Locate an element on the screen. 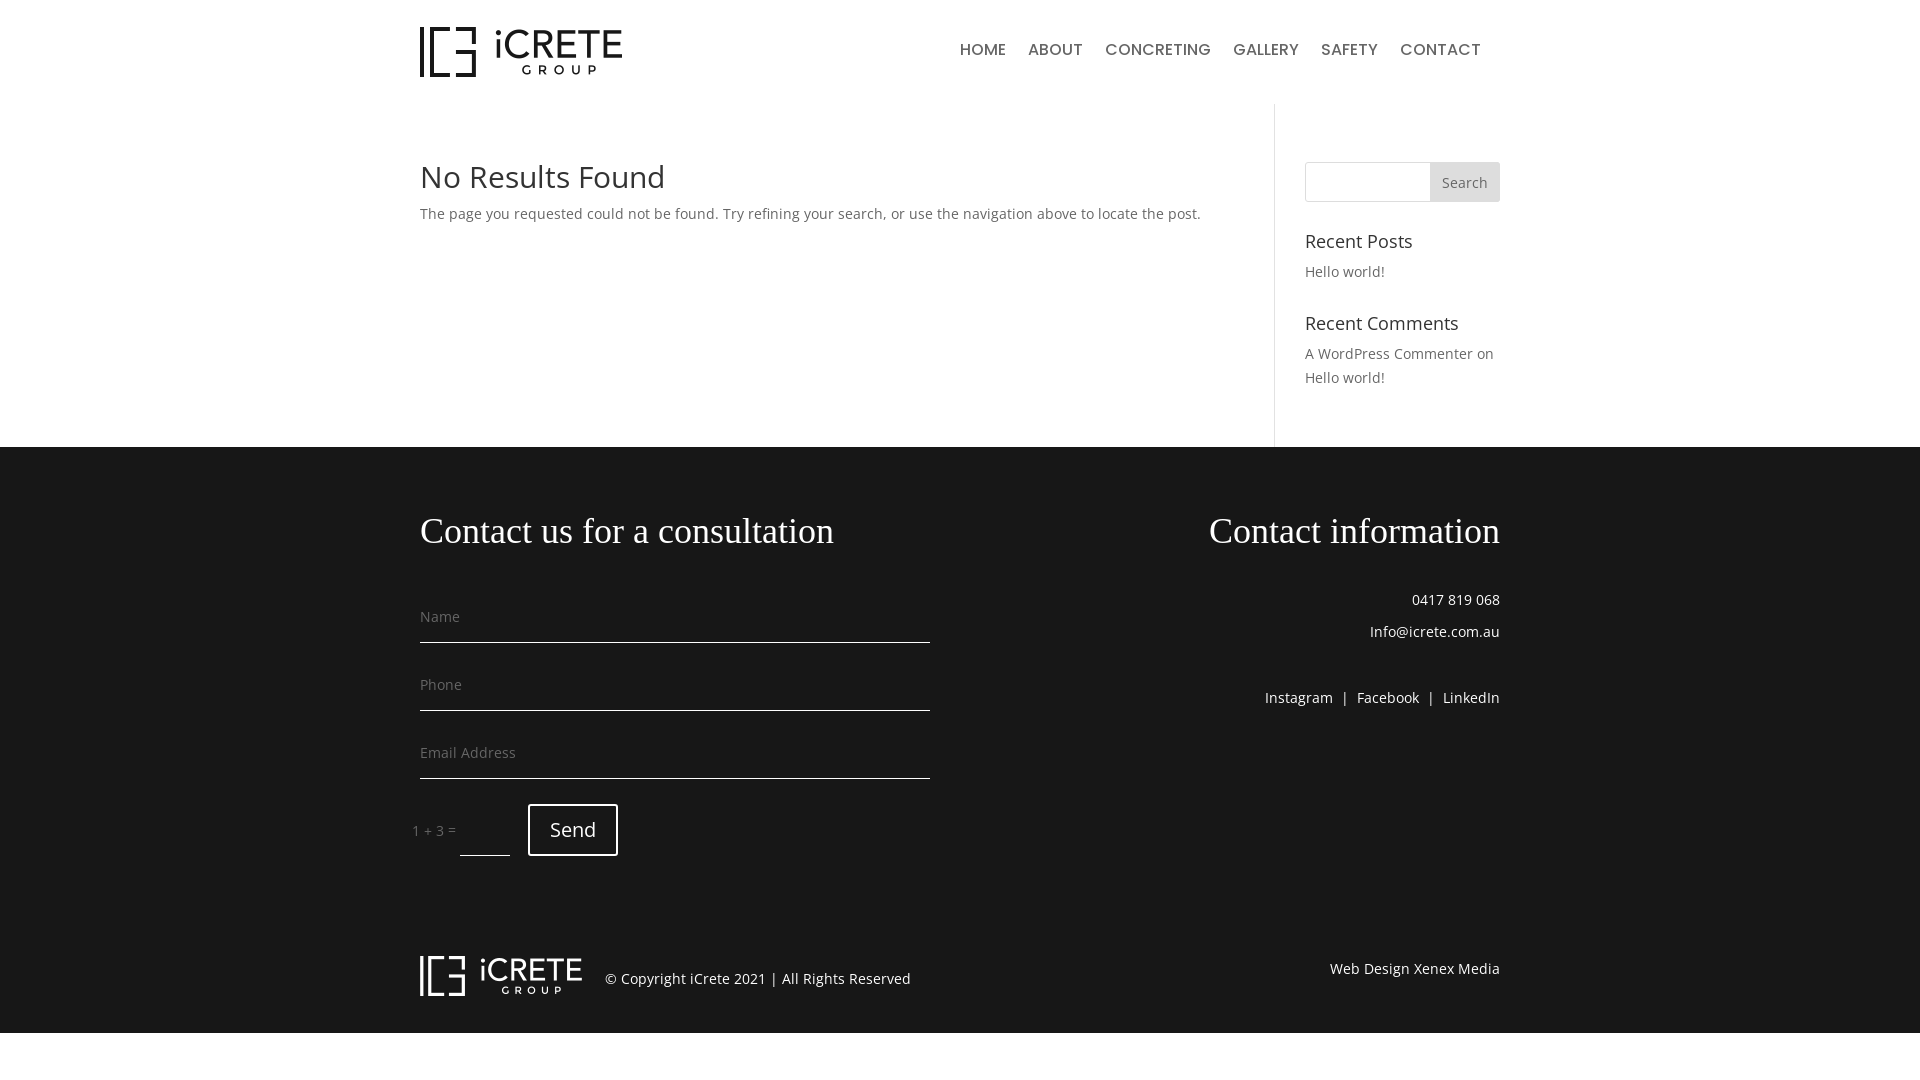 This screenshot has height=1080, width=1920. 'A WordPress Commenter' is located at coordinates (1387, 352).